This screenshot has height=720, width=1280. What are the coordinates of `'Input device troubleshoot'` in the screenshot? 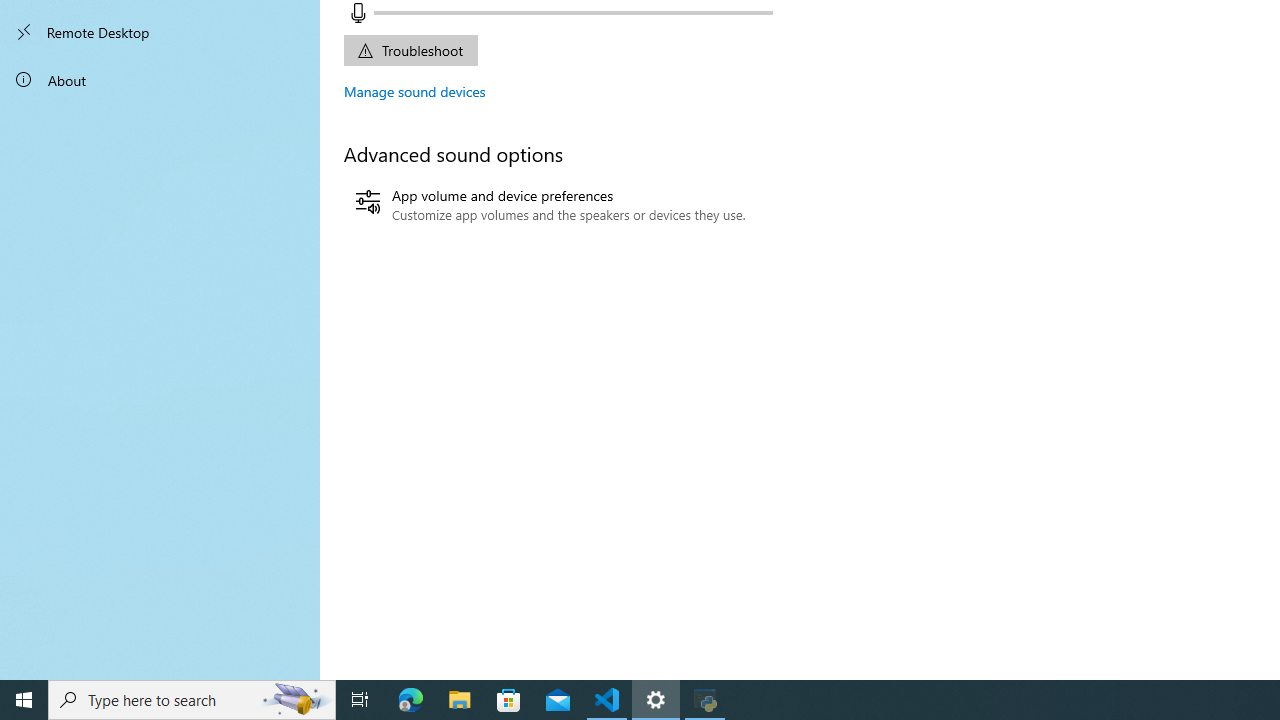 It's located at (409, 49).